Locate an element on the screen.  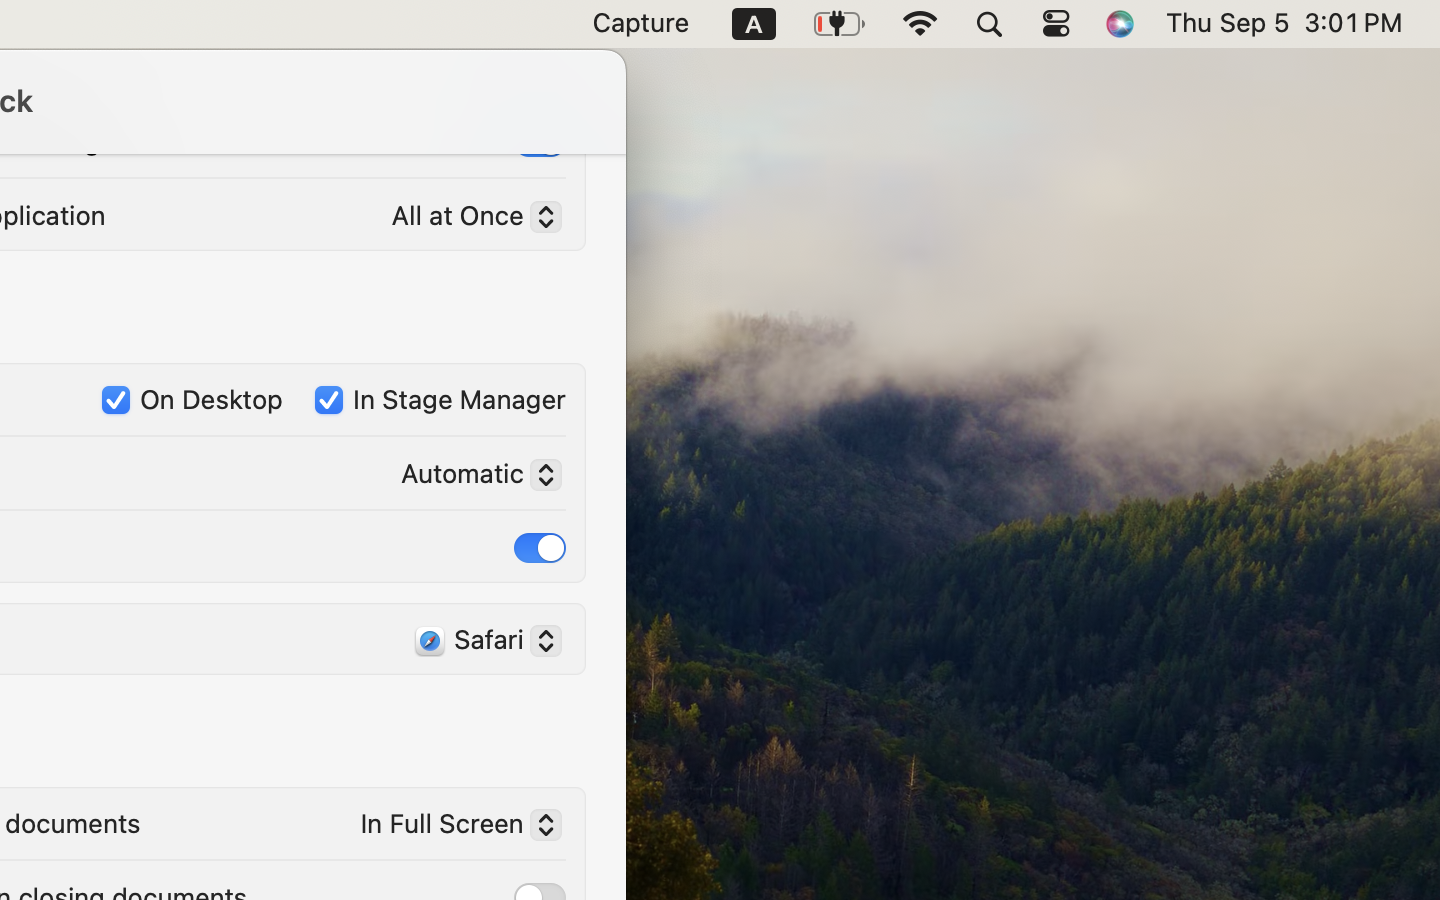
'Safari' is located at coordinates (479, 642).